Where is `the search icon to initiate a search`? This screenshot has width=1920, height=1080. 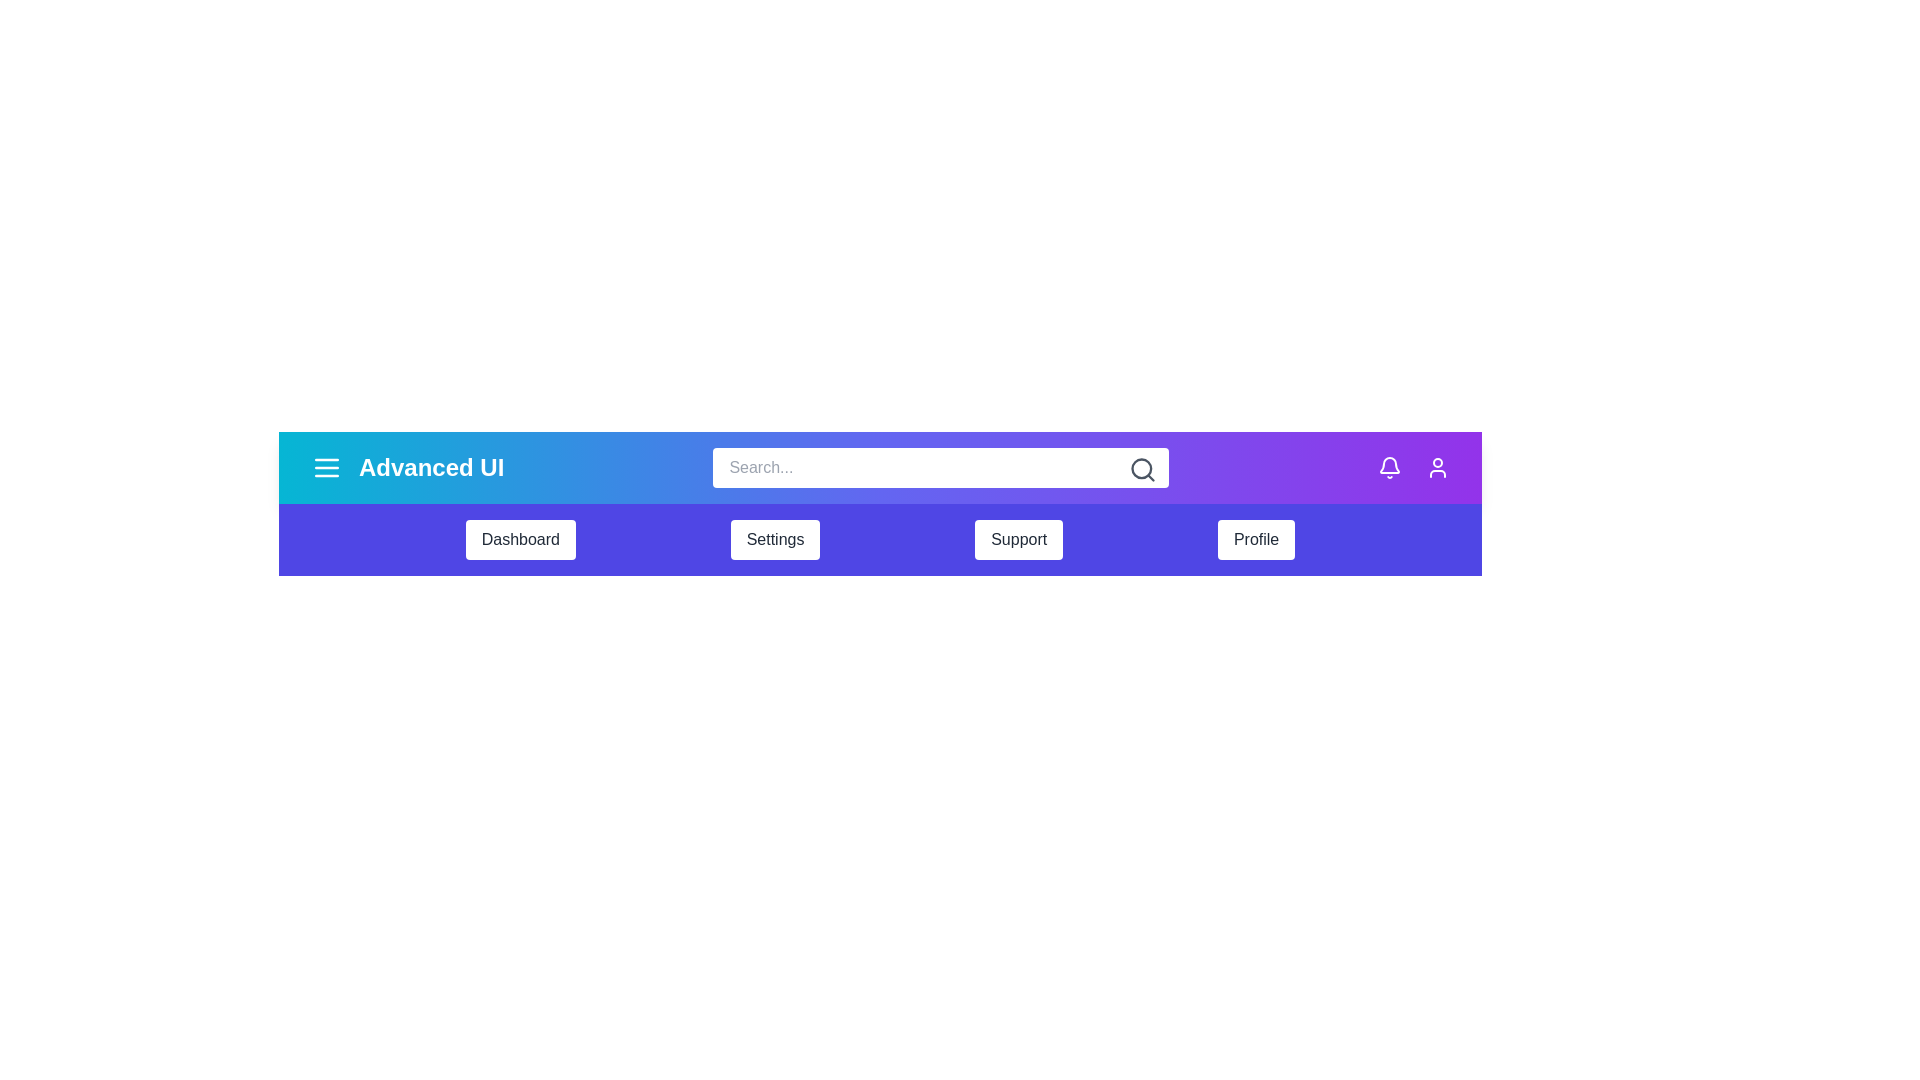
the search icon to initiate a search is located at coordinates (1142, 470).